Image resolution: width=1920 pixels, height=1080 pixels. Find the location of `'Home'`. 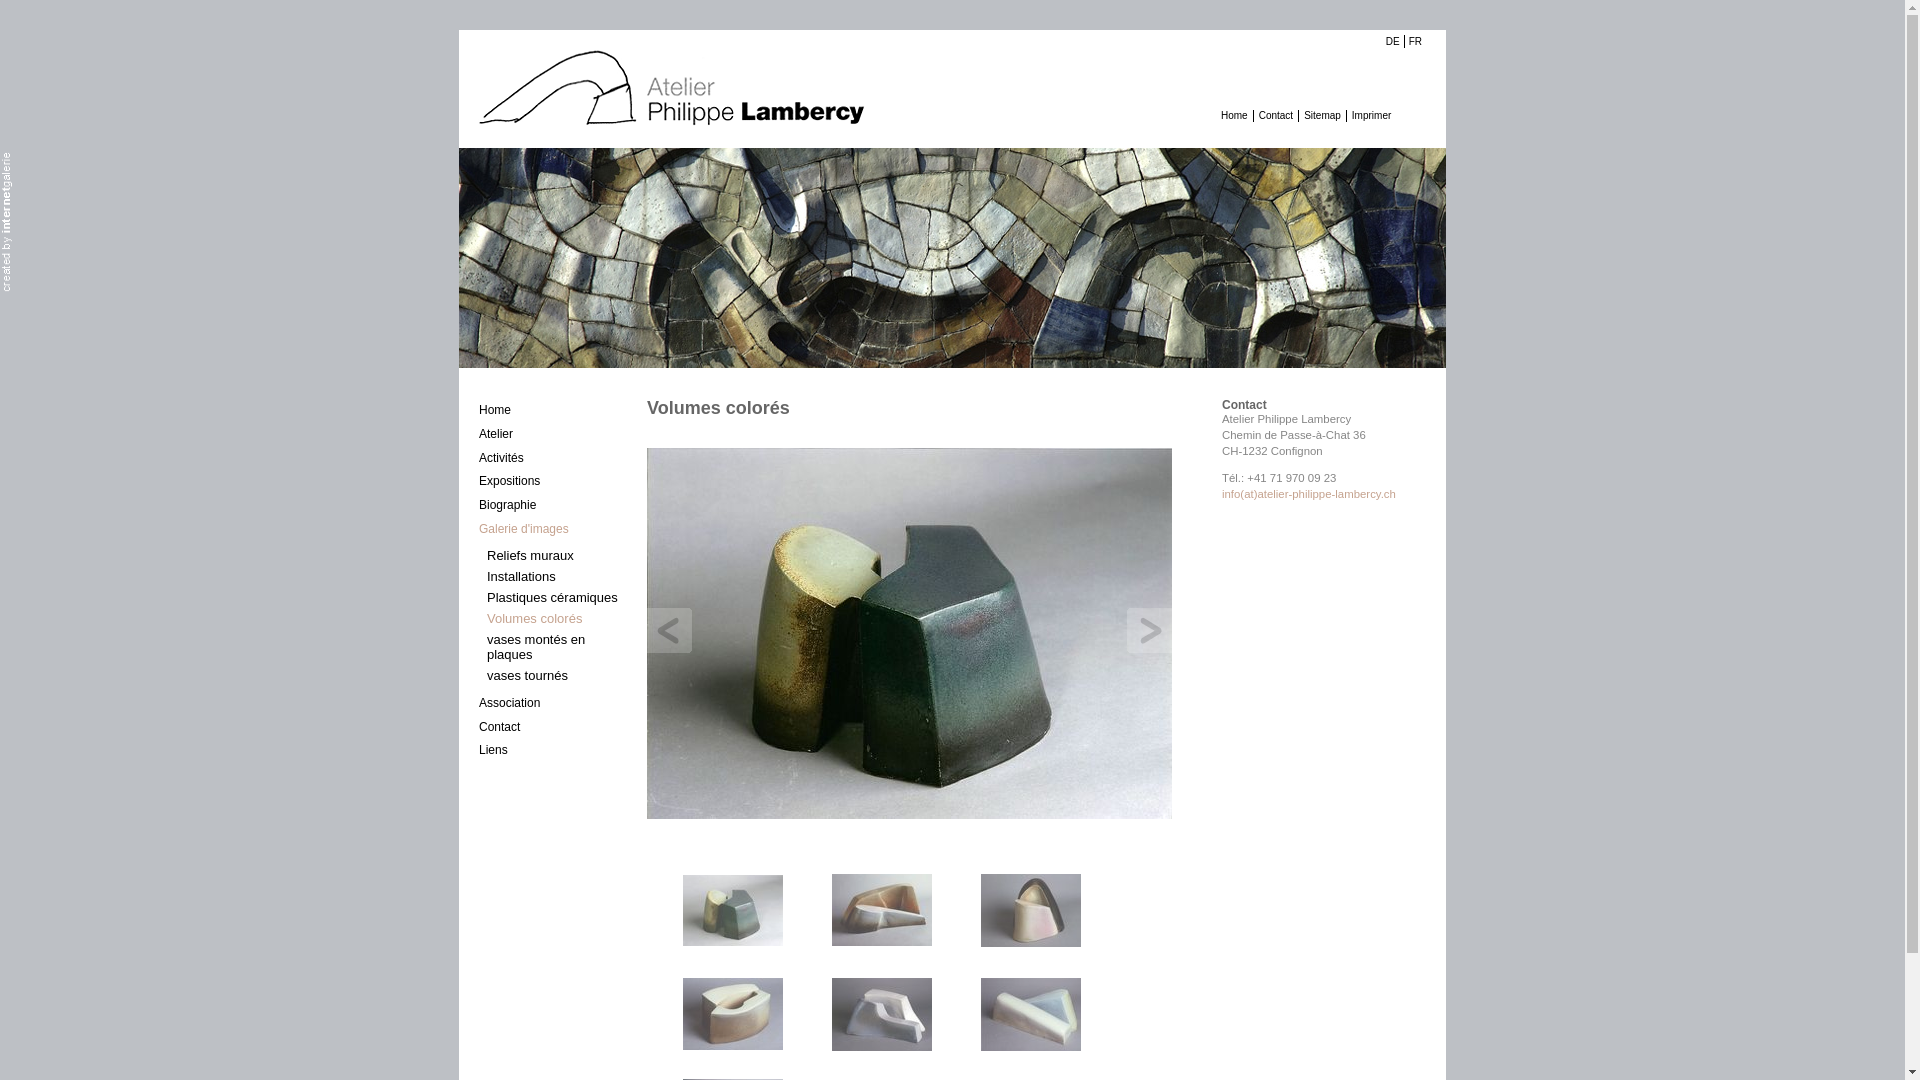

'Home' is located at coordinates (552, 408).